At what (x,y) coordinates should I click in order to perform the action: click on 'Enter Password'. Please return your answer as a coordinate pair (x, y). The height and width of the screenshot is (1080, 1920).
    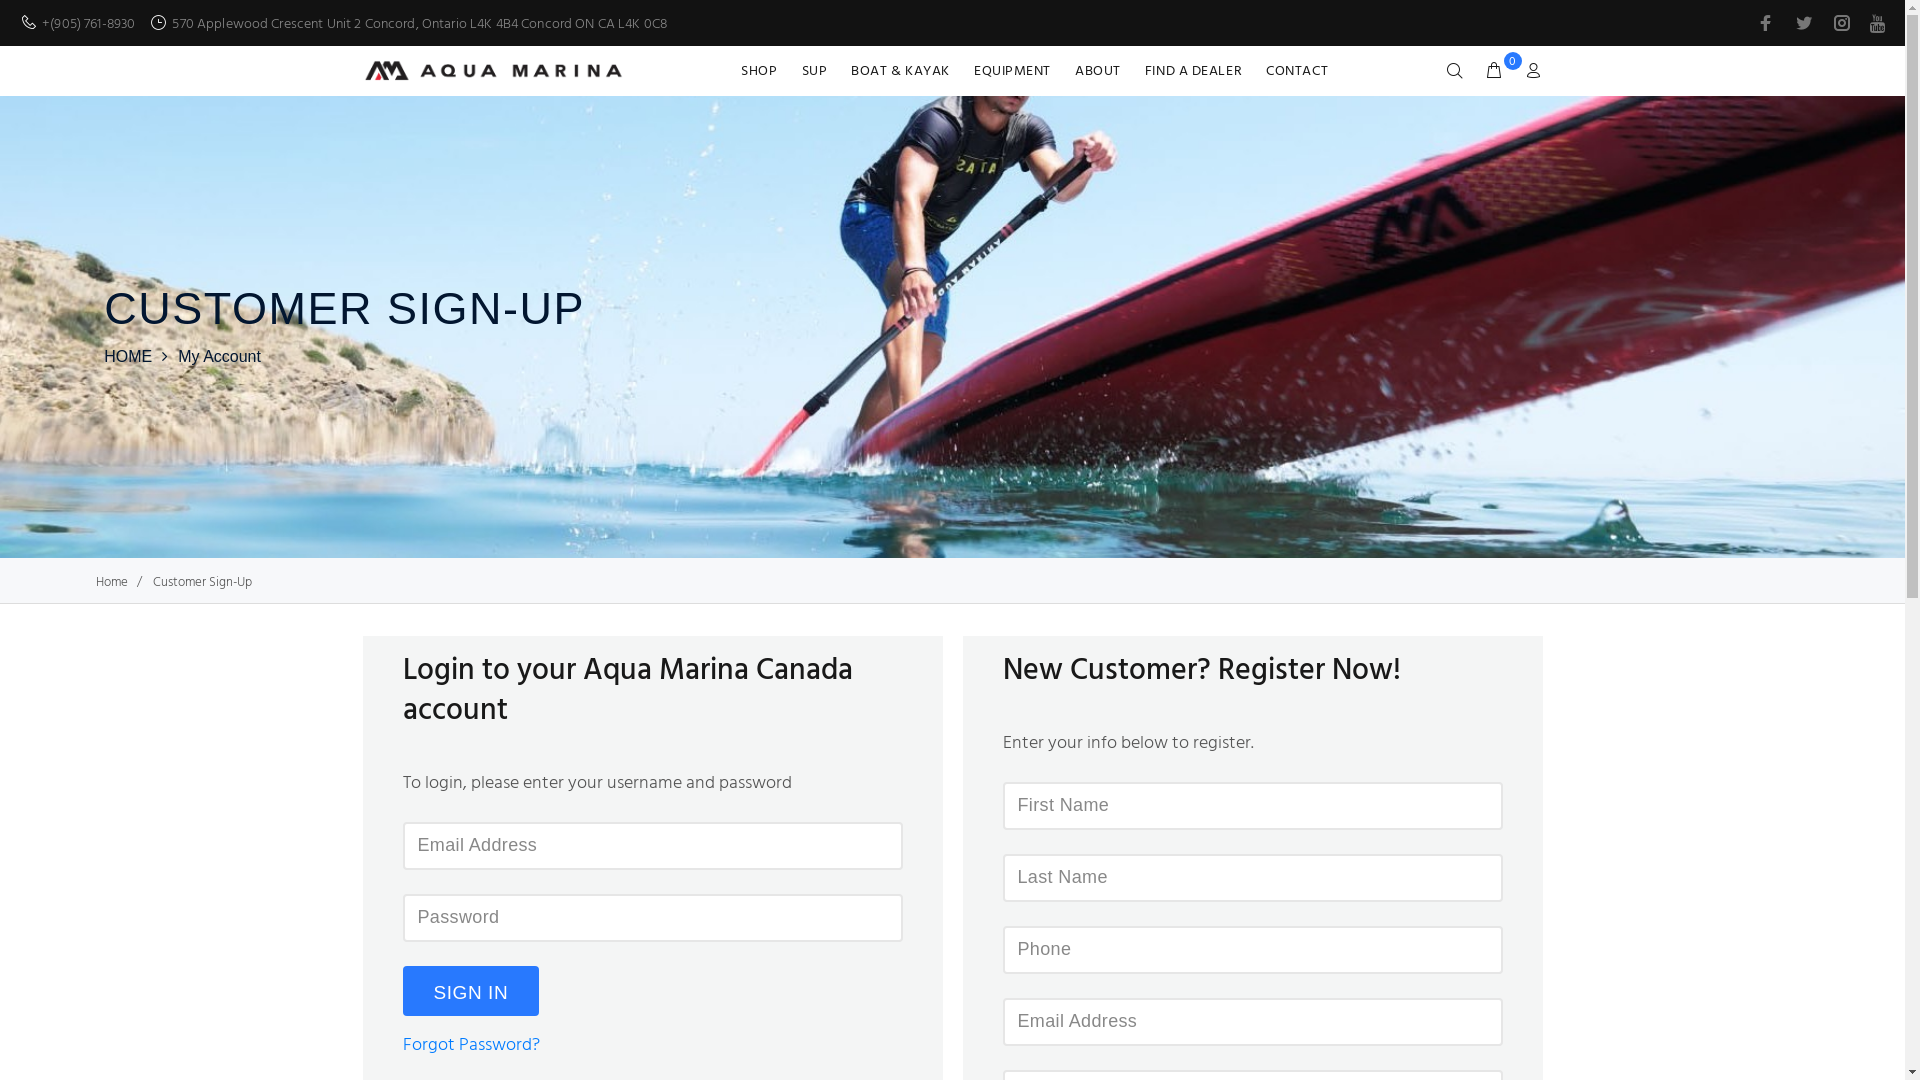
    Looking at the image, I should click on (652, 918).